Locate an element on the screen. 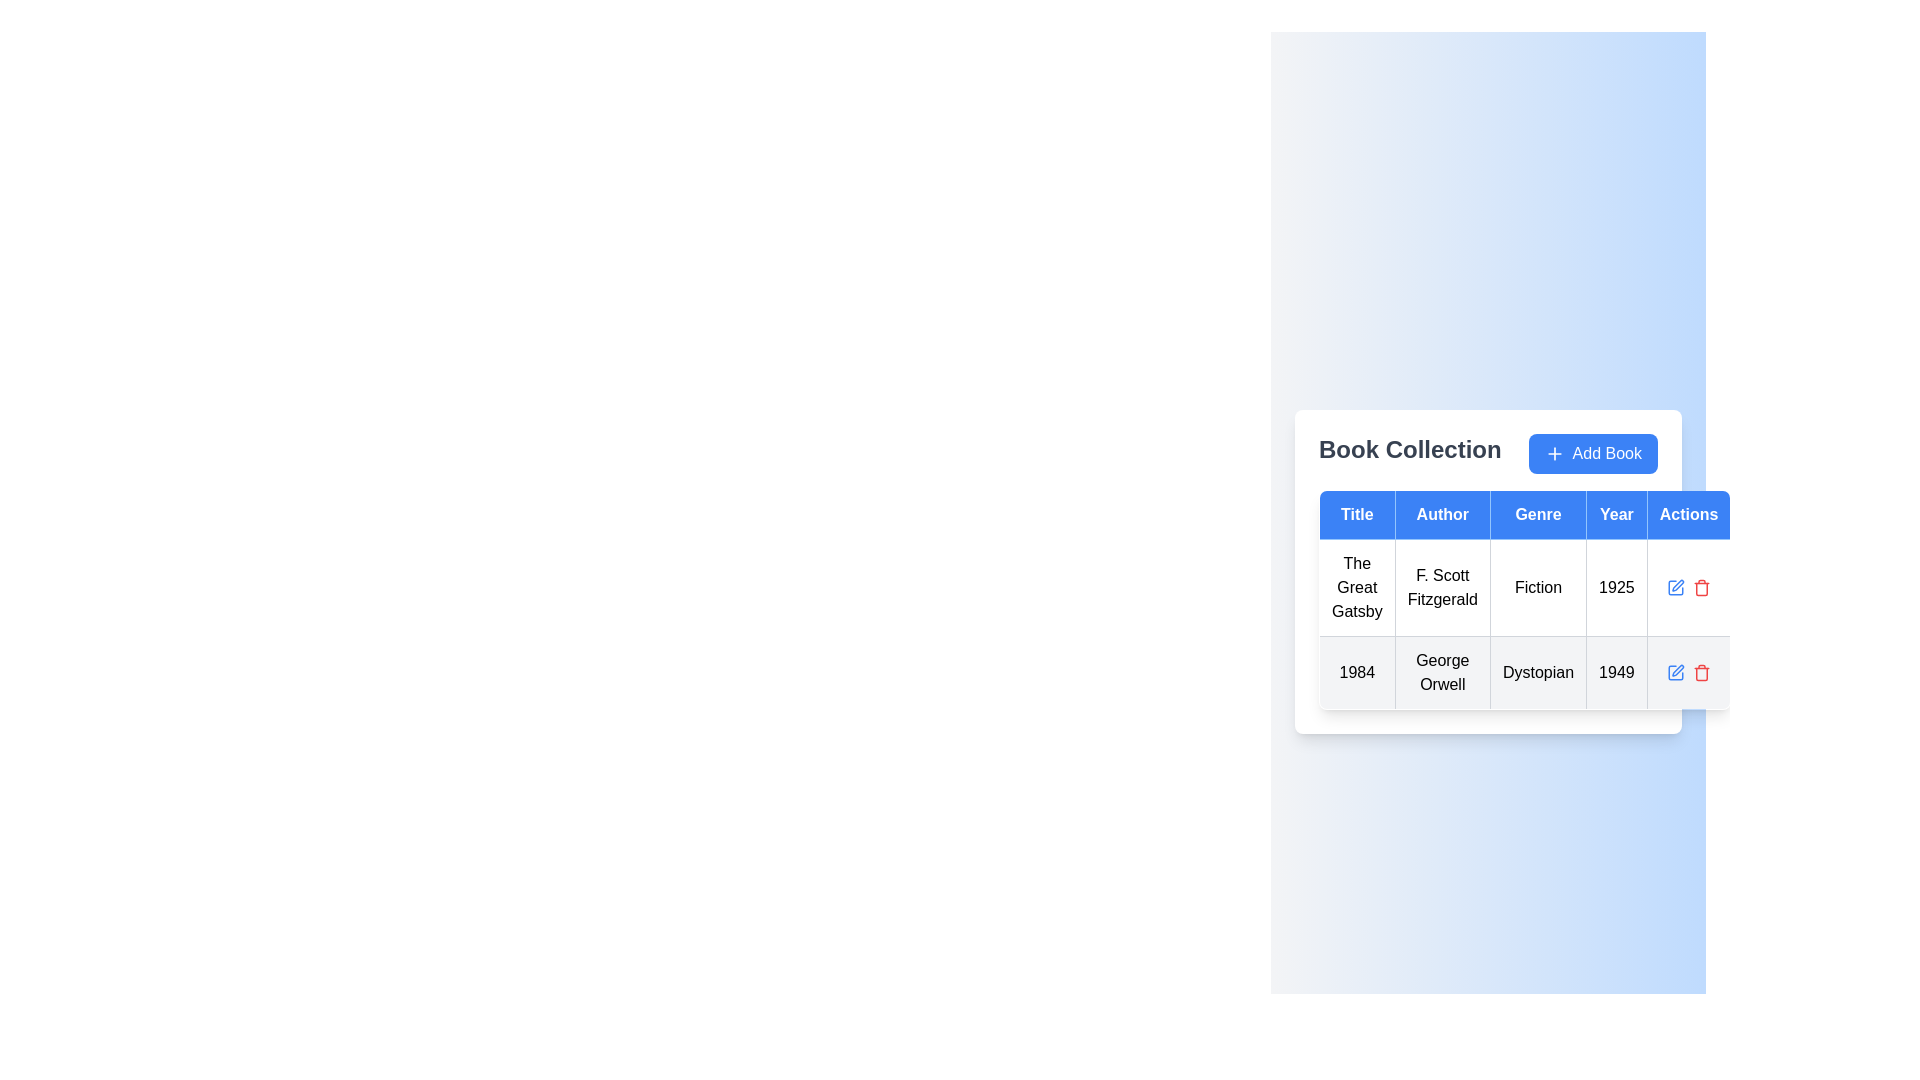 The width and height of the screenshot is (1920, 1080). text content of the heading element that serves as a title for the section, positioned above the table and left of the 'Add Book' button is located at coordinates (1409, 454).